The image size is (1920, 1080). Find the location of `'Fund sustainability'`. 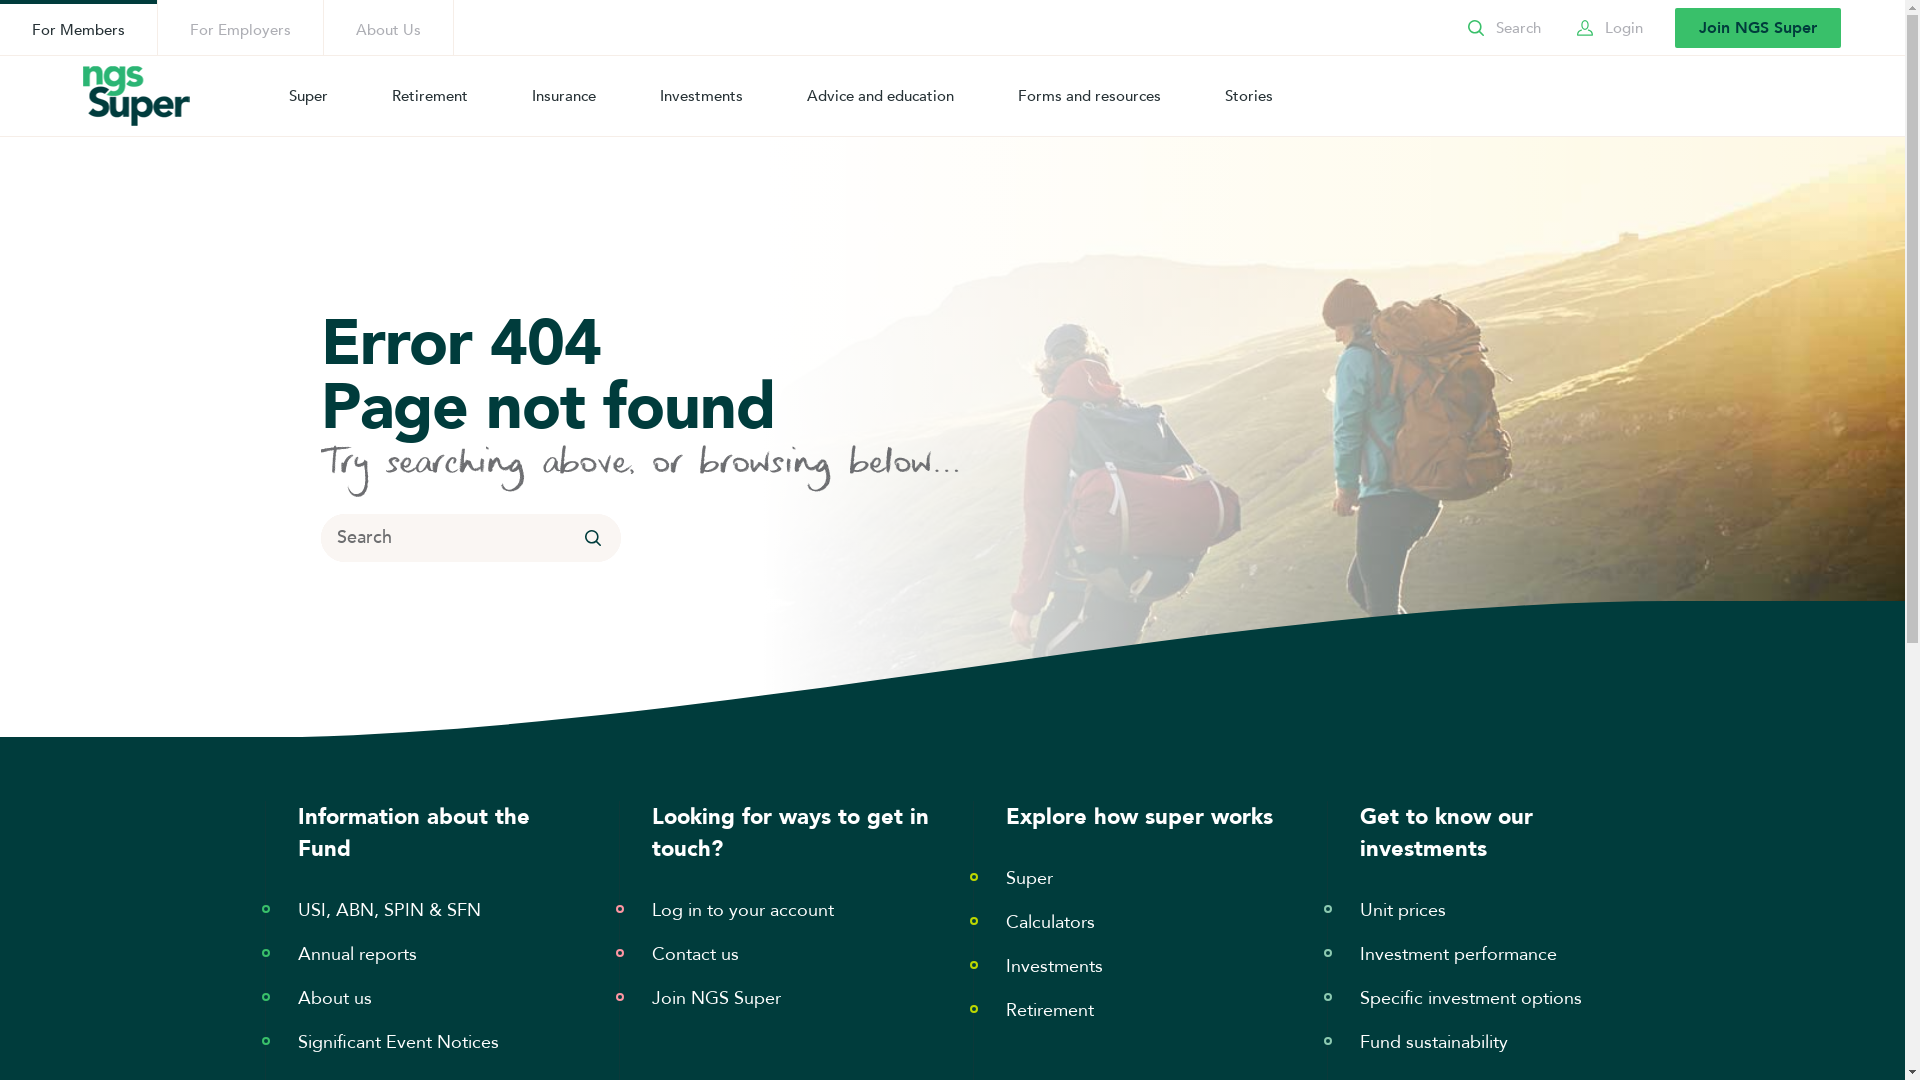

'Fund sustainability' is located at coordinates (1433, 1041).